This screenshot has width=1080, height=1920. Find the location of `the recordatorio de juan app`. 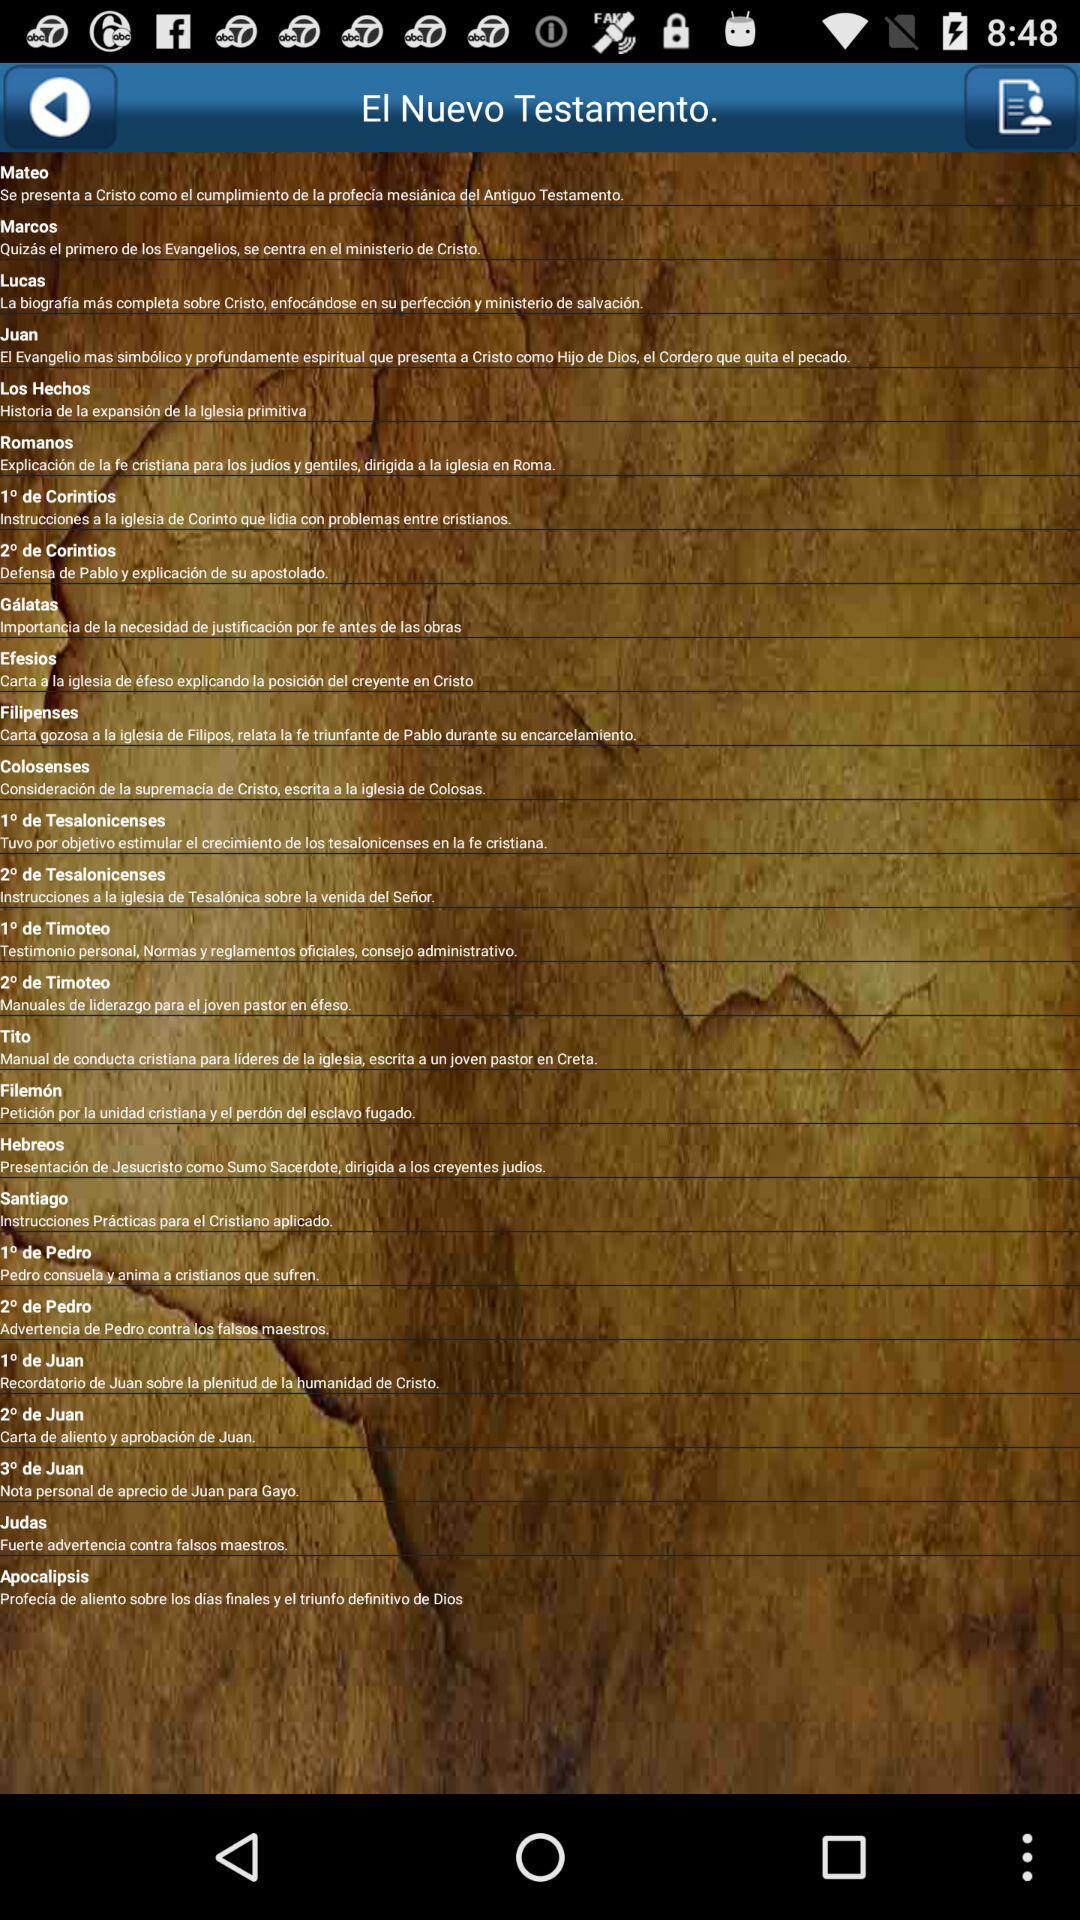

the recordatorio de juan app is located at coordinates (540, 1381).